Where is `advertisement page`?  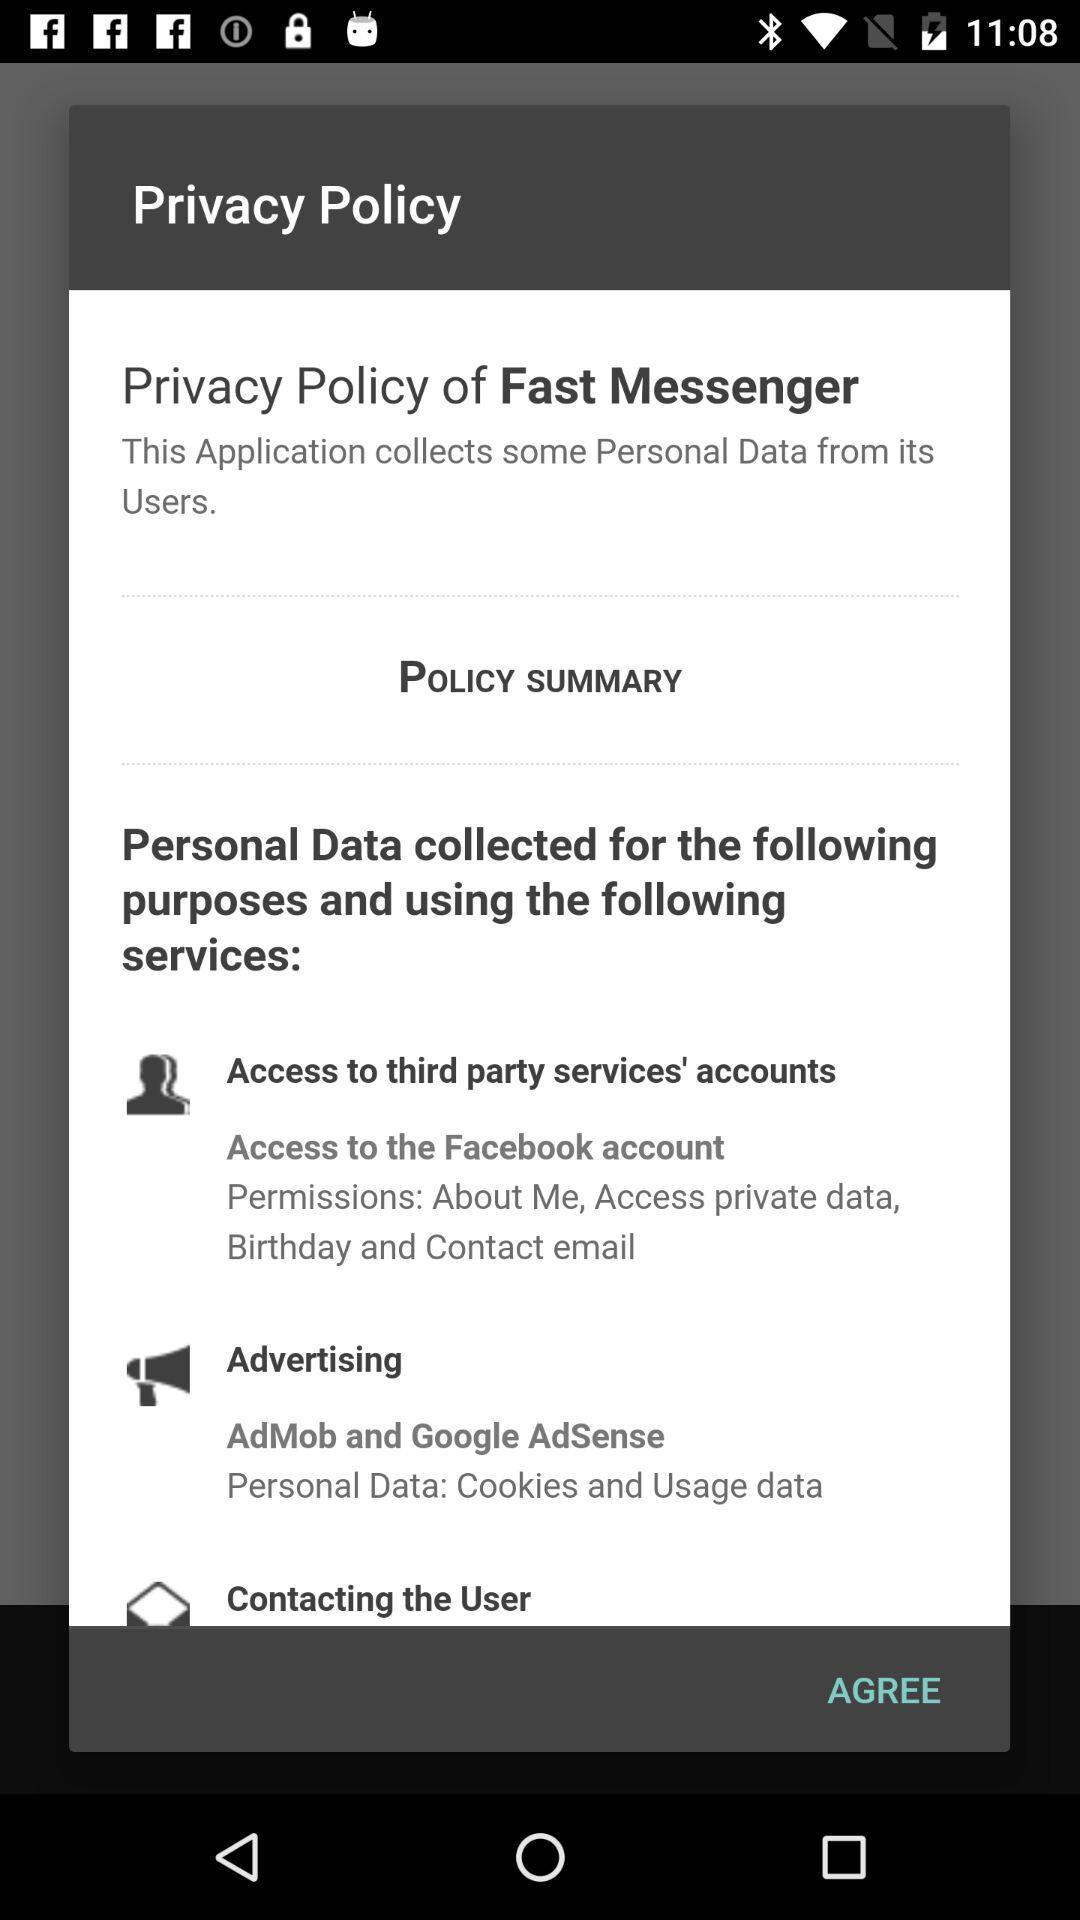
advertisement page is located at coordinates (538, 957).